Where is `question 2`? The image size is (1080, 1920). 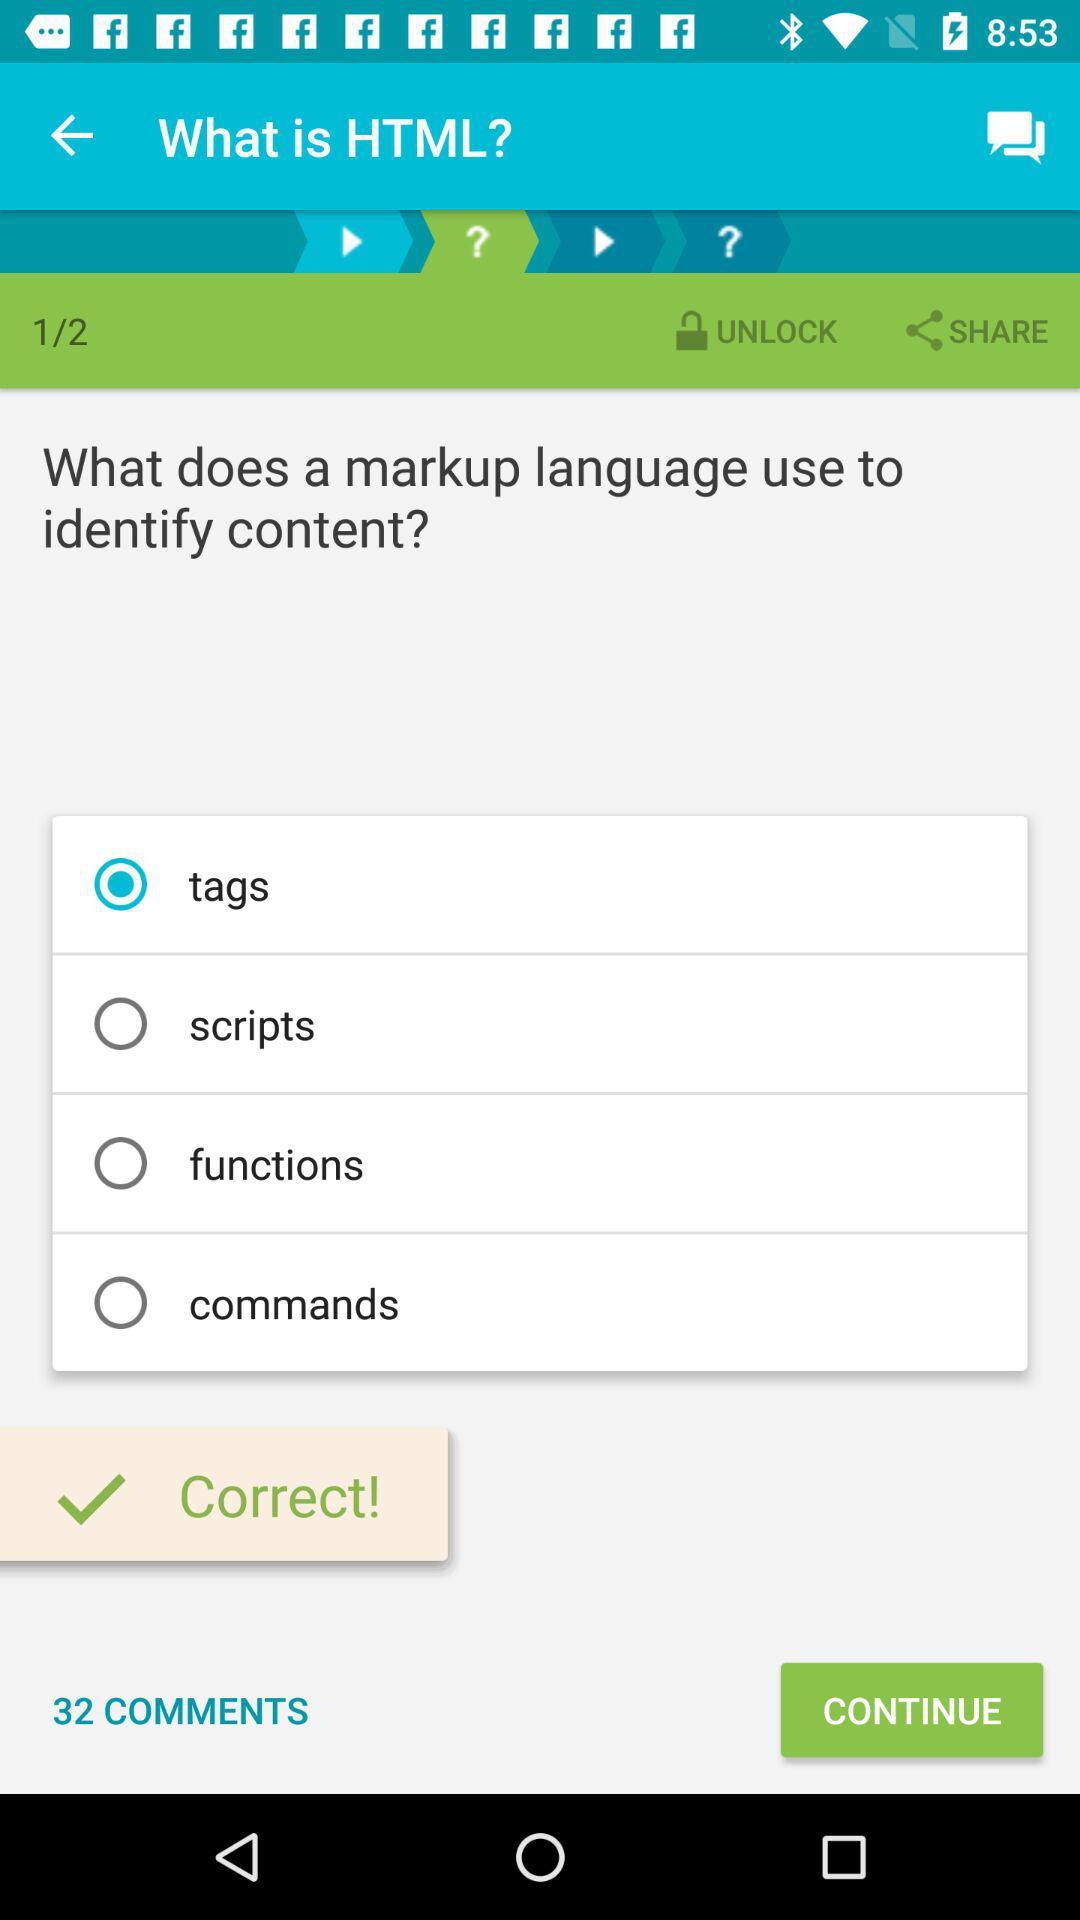 question 2 is located at coordinates (729, 240).